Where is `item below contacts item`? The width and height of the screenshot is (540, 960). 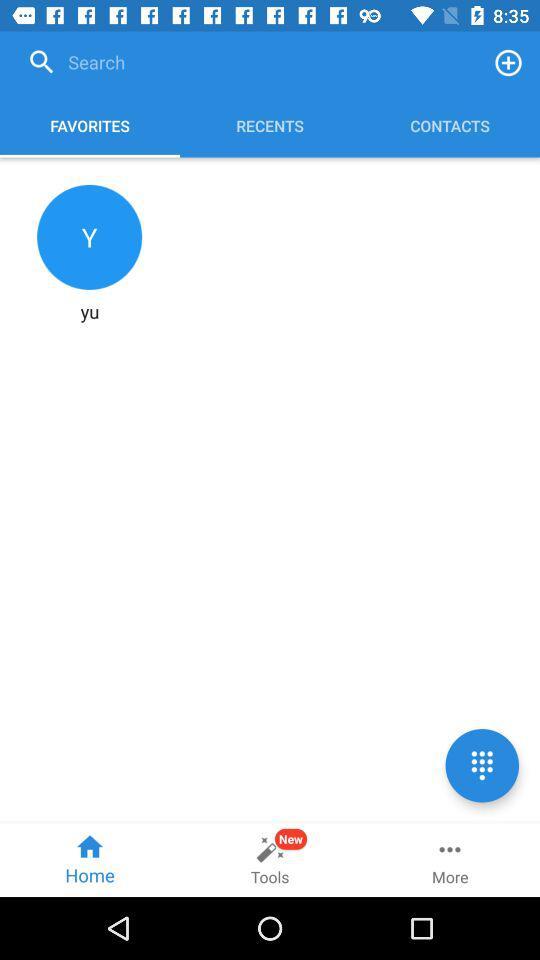
item below contacts item is located at coordinates (481, 764).